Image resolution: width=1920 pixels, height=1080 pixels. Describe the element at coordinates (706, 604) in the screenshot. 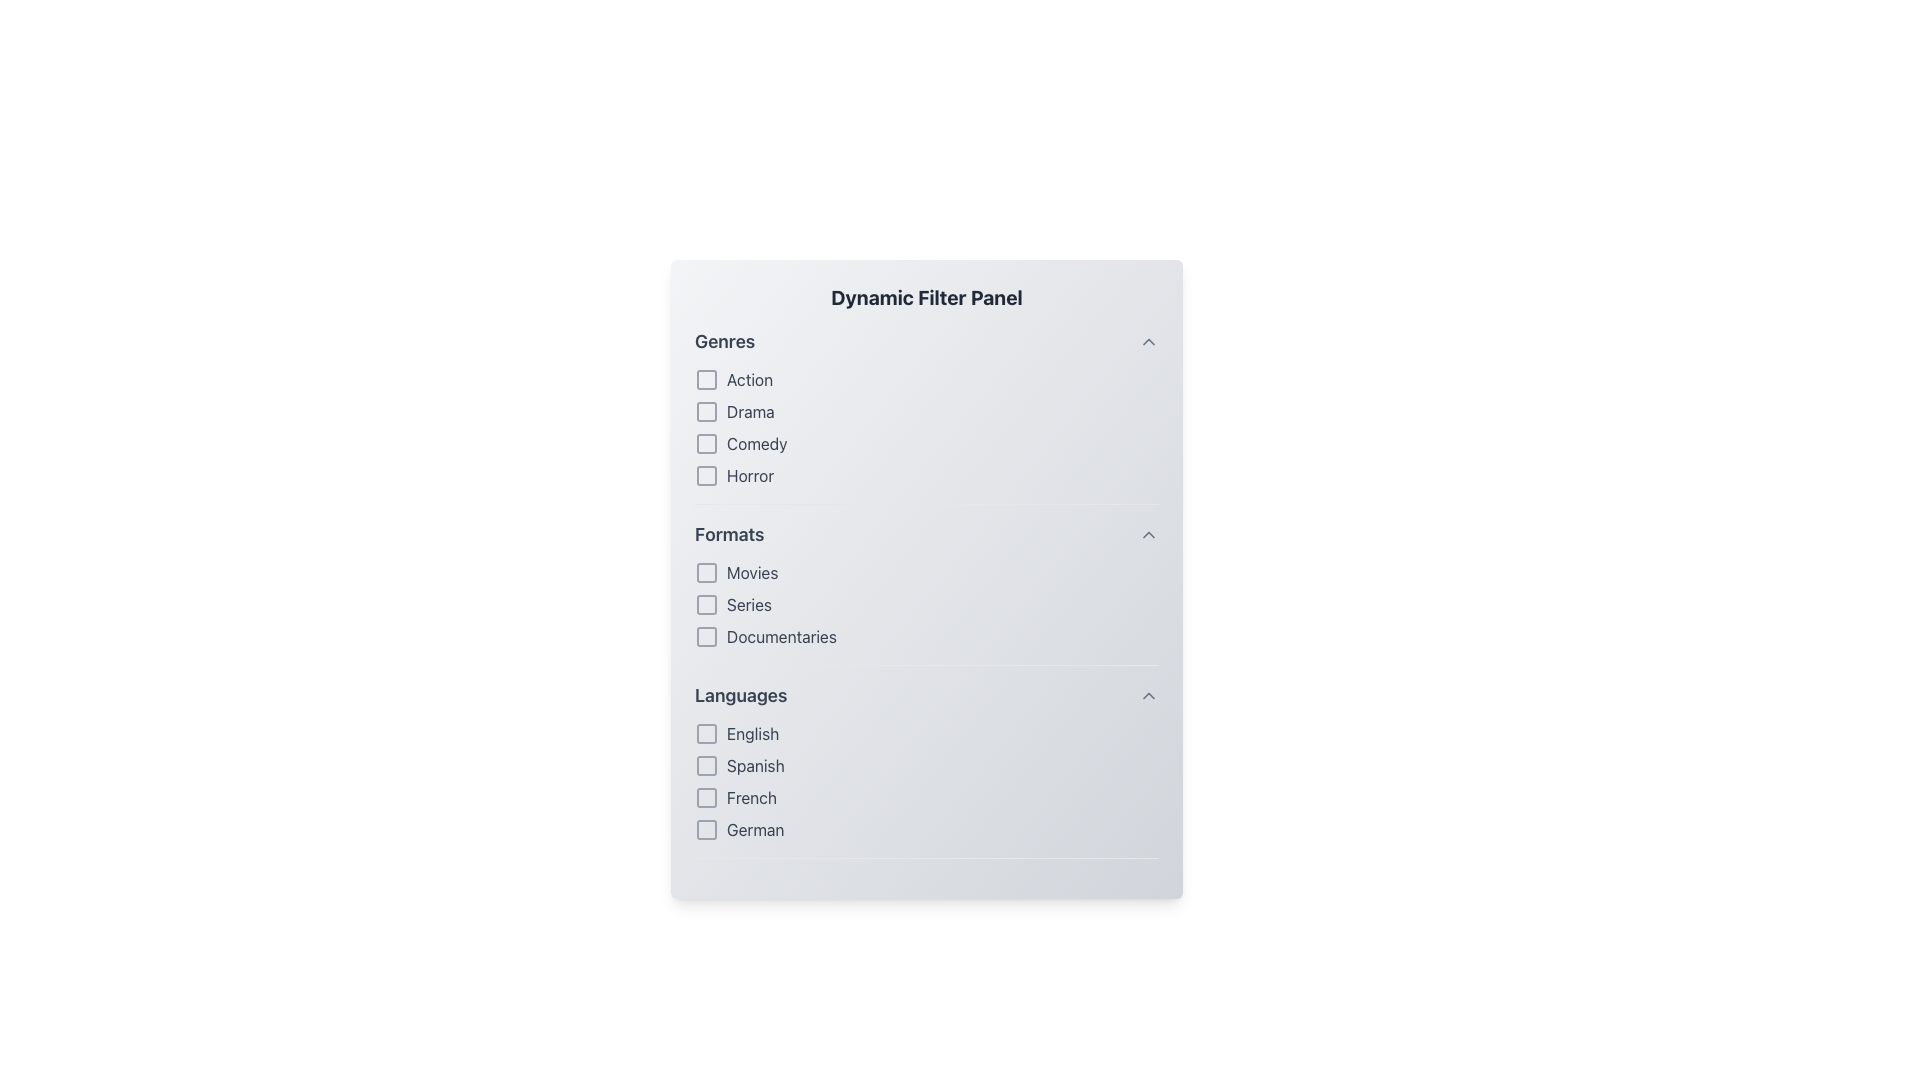

I see `the second checkbox in the 'Formats' section of the filter panel, located directly to the left of the label 'Series'` at that location.